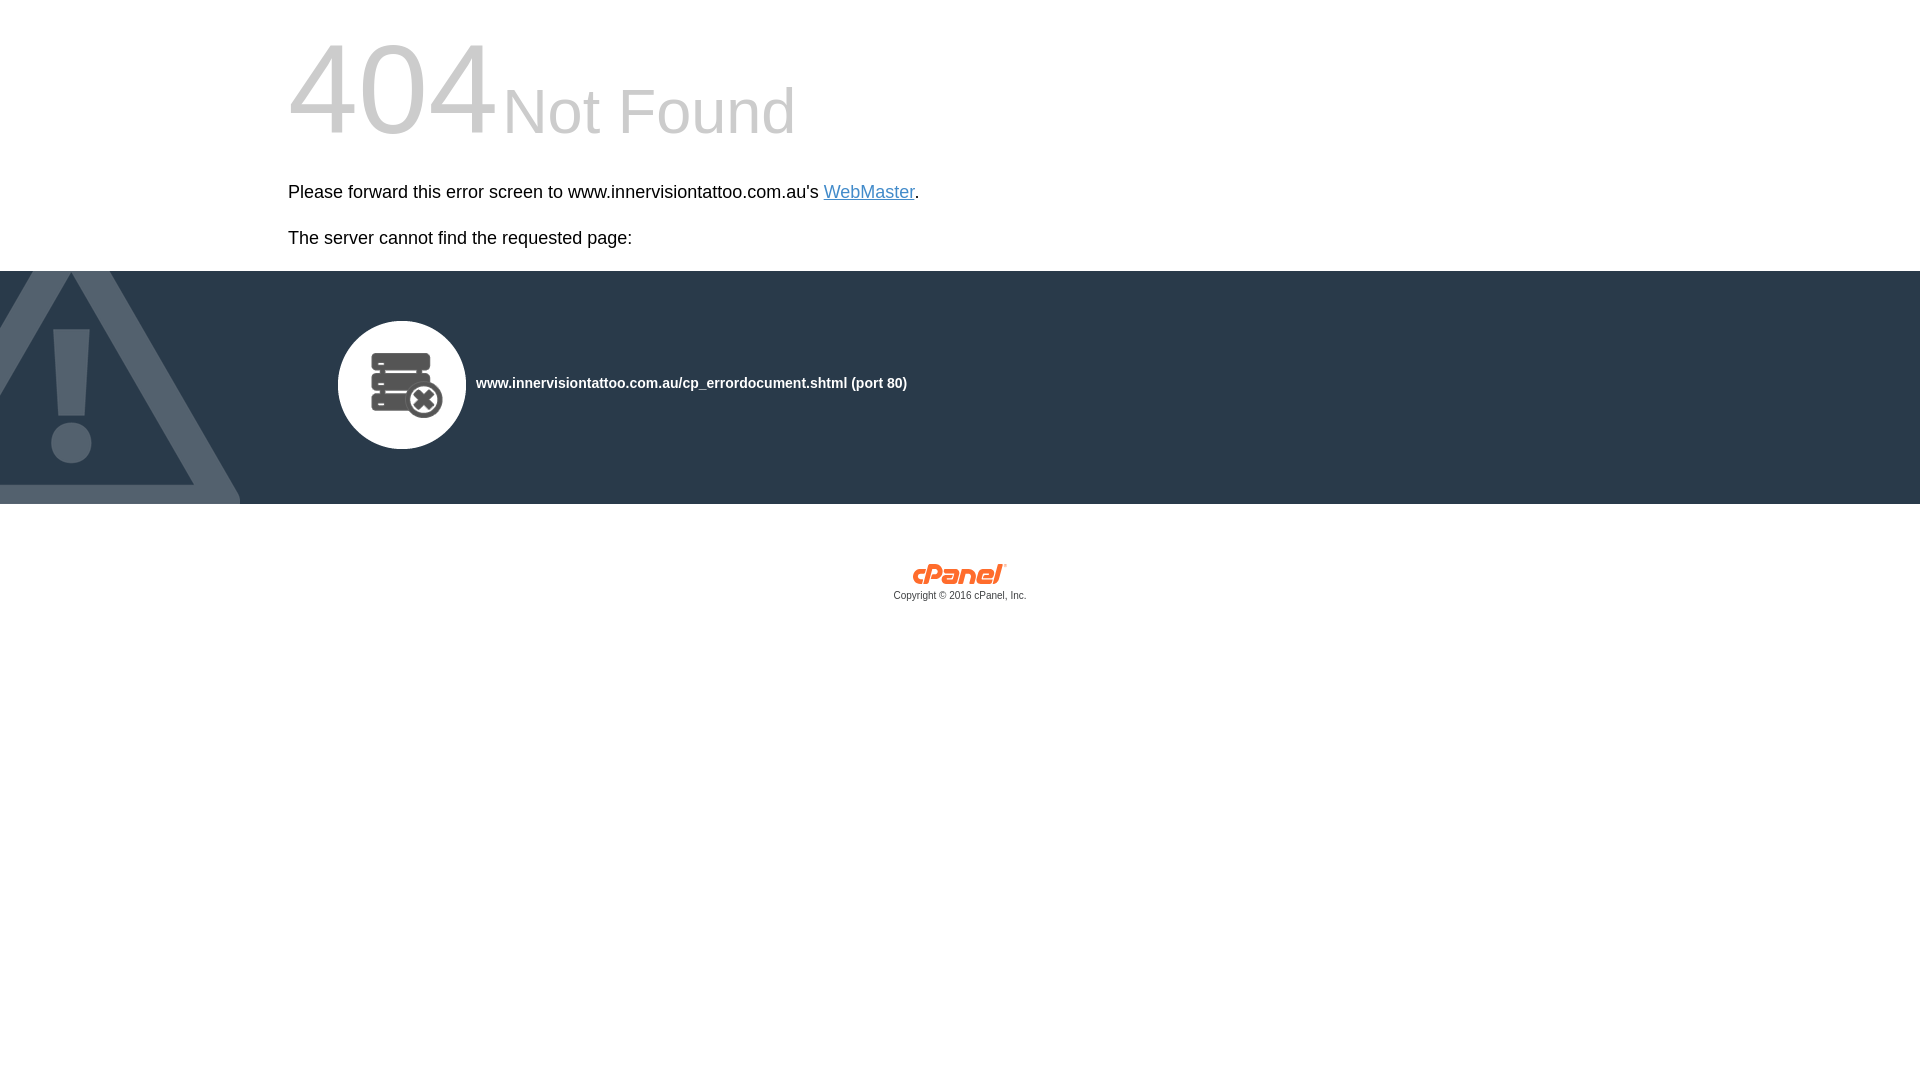 The width and height of the screenshot is (1920, 1080). Describe the element at coordinates (869, 192) in the screenshot. I see `'WebMaster'` at that location.